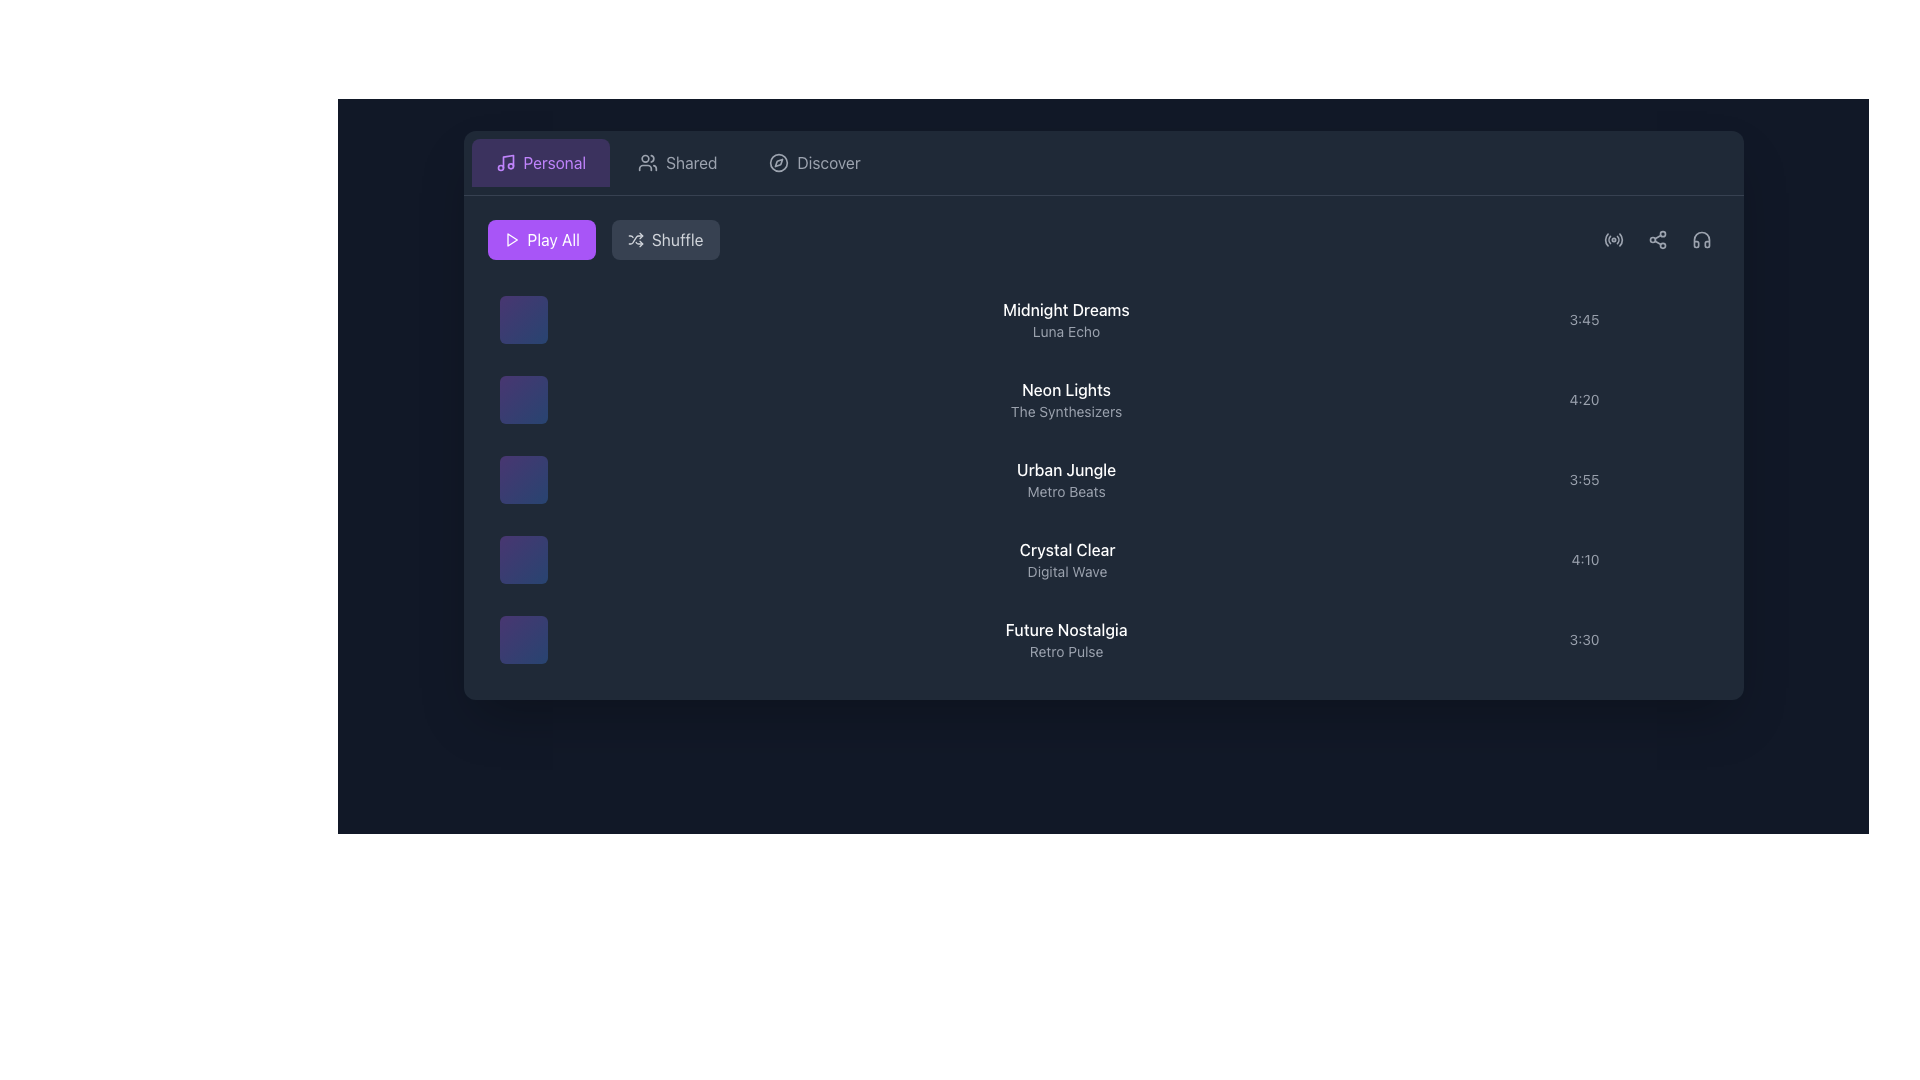 This screenshot has height=1080, width=1920. I want to click on the text label displaying the duration '3:30' in light gray font, so click(1583, 640).